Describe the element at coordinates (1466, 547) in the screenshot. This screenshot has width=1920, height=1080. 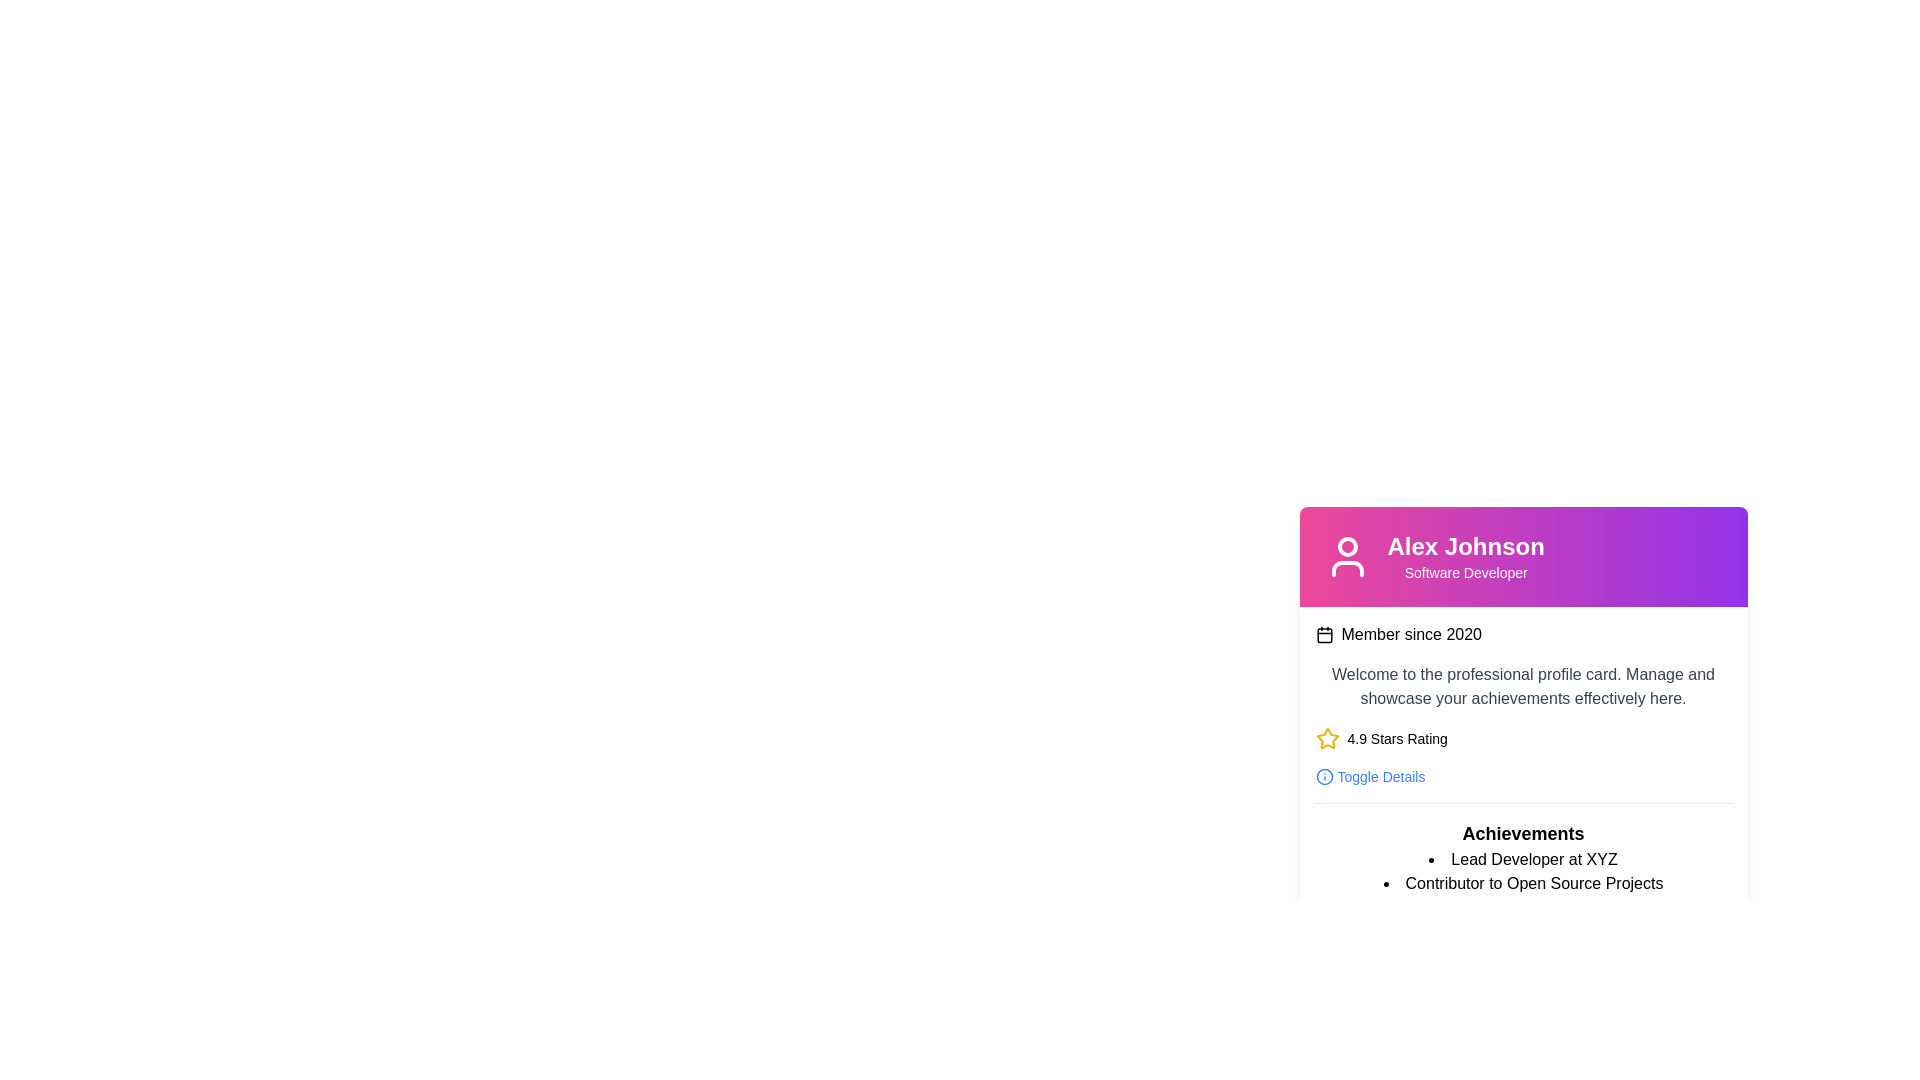
I see `the bold-styled text segment displaying 'Alex Johnson' which is centrally aligned in the header of the profile card` at that location.